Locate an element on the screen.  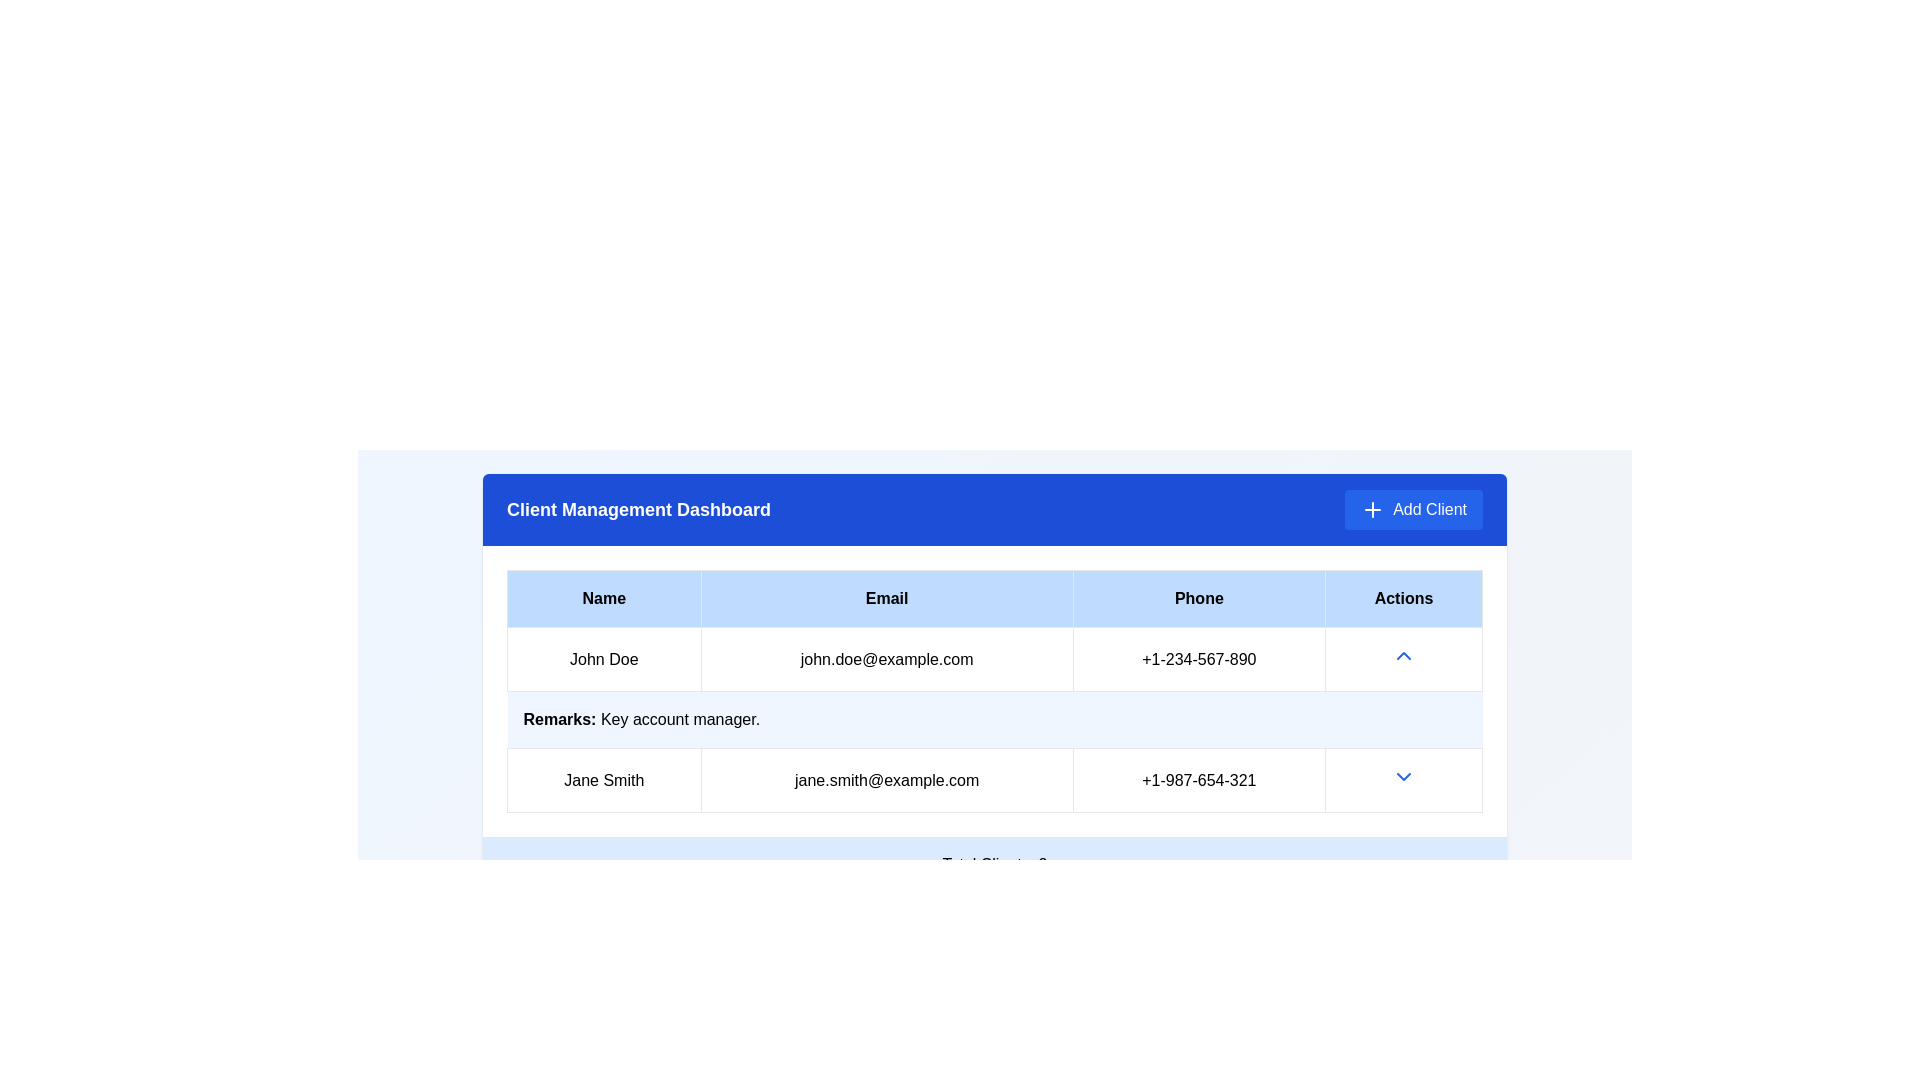
the upward navigation button in the 'Actions' column of the first row for 'John Doe' is located at coordinates (1402, 659).